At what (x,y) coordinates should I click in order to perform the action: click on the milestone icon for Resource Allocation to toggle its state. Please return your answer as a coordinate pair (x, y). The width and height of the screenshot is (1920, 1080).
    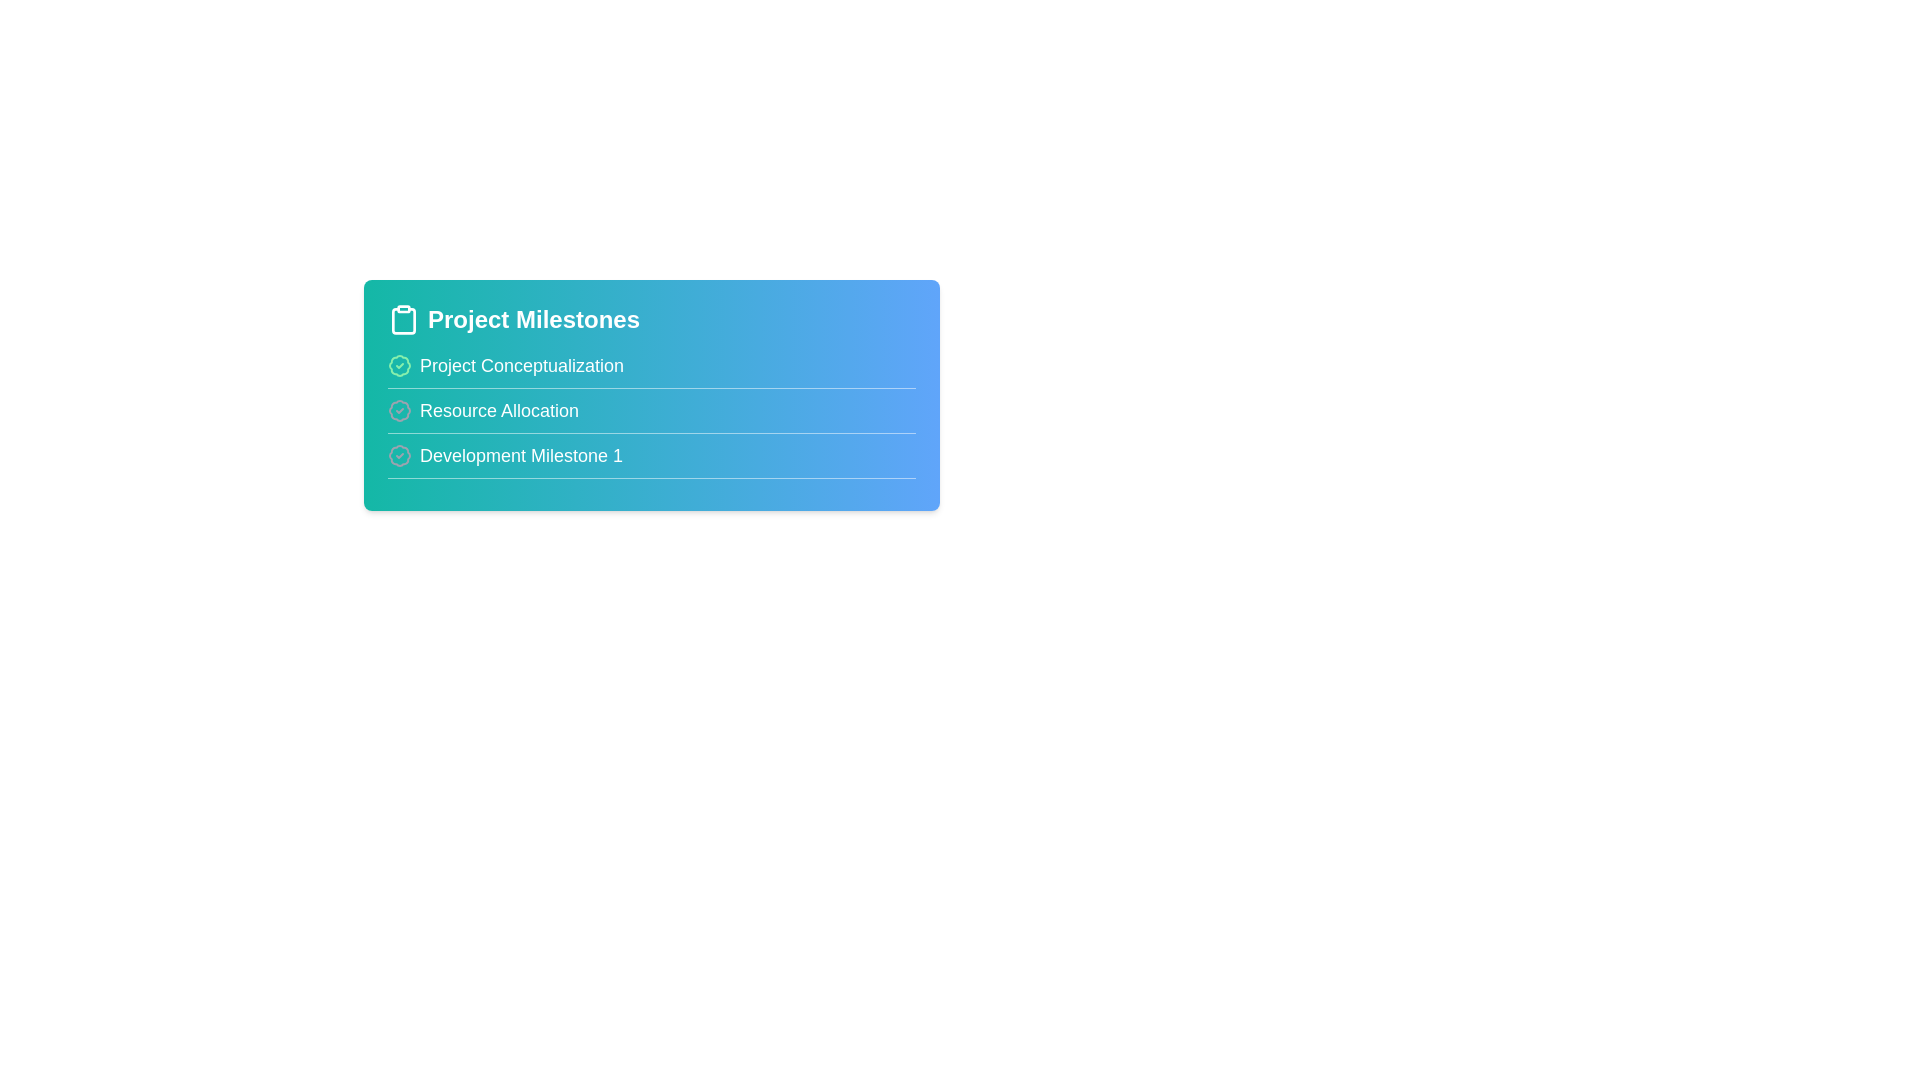
    Looking at the image, I should click on (399, 410).